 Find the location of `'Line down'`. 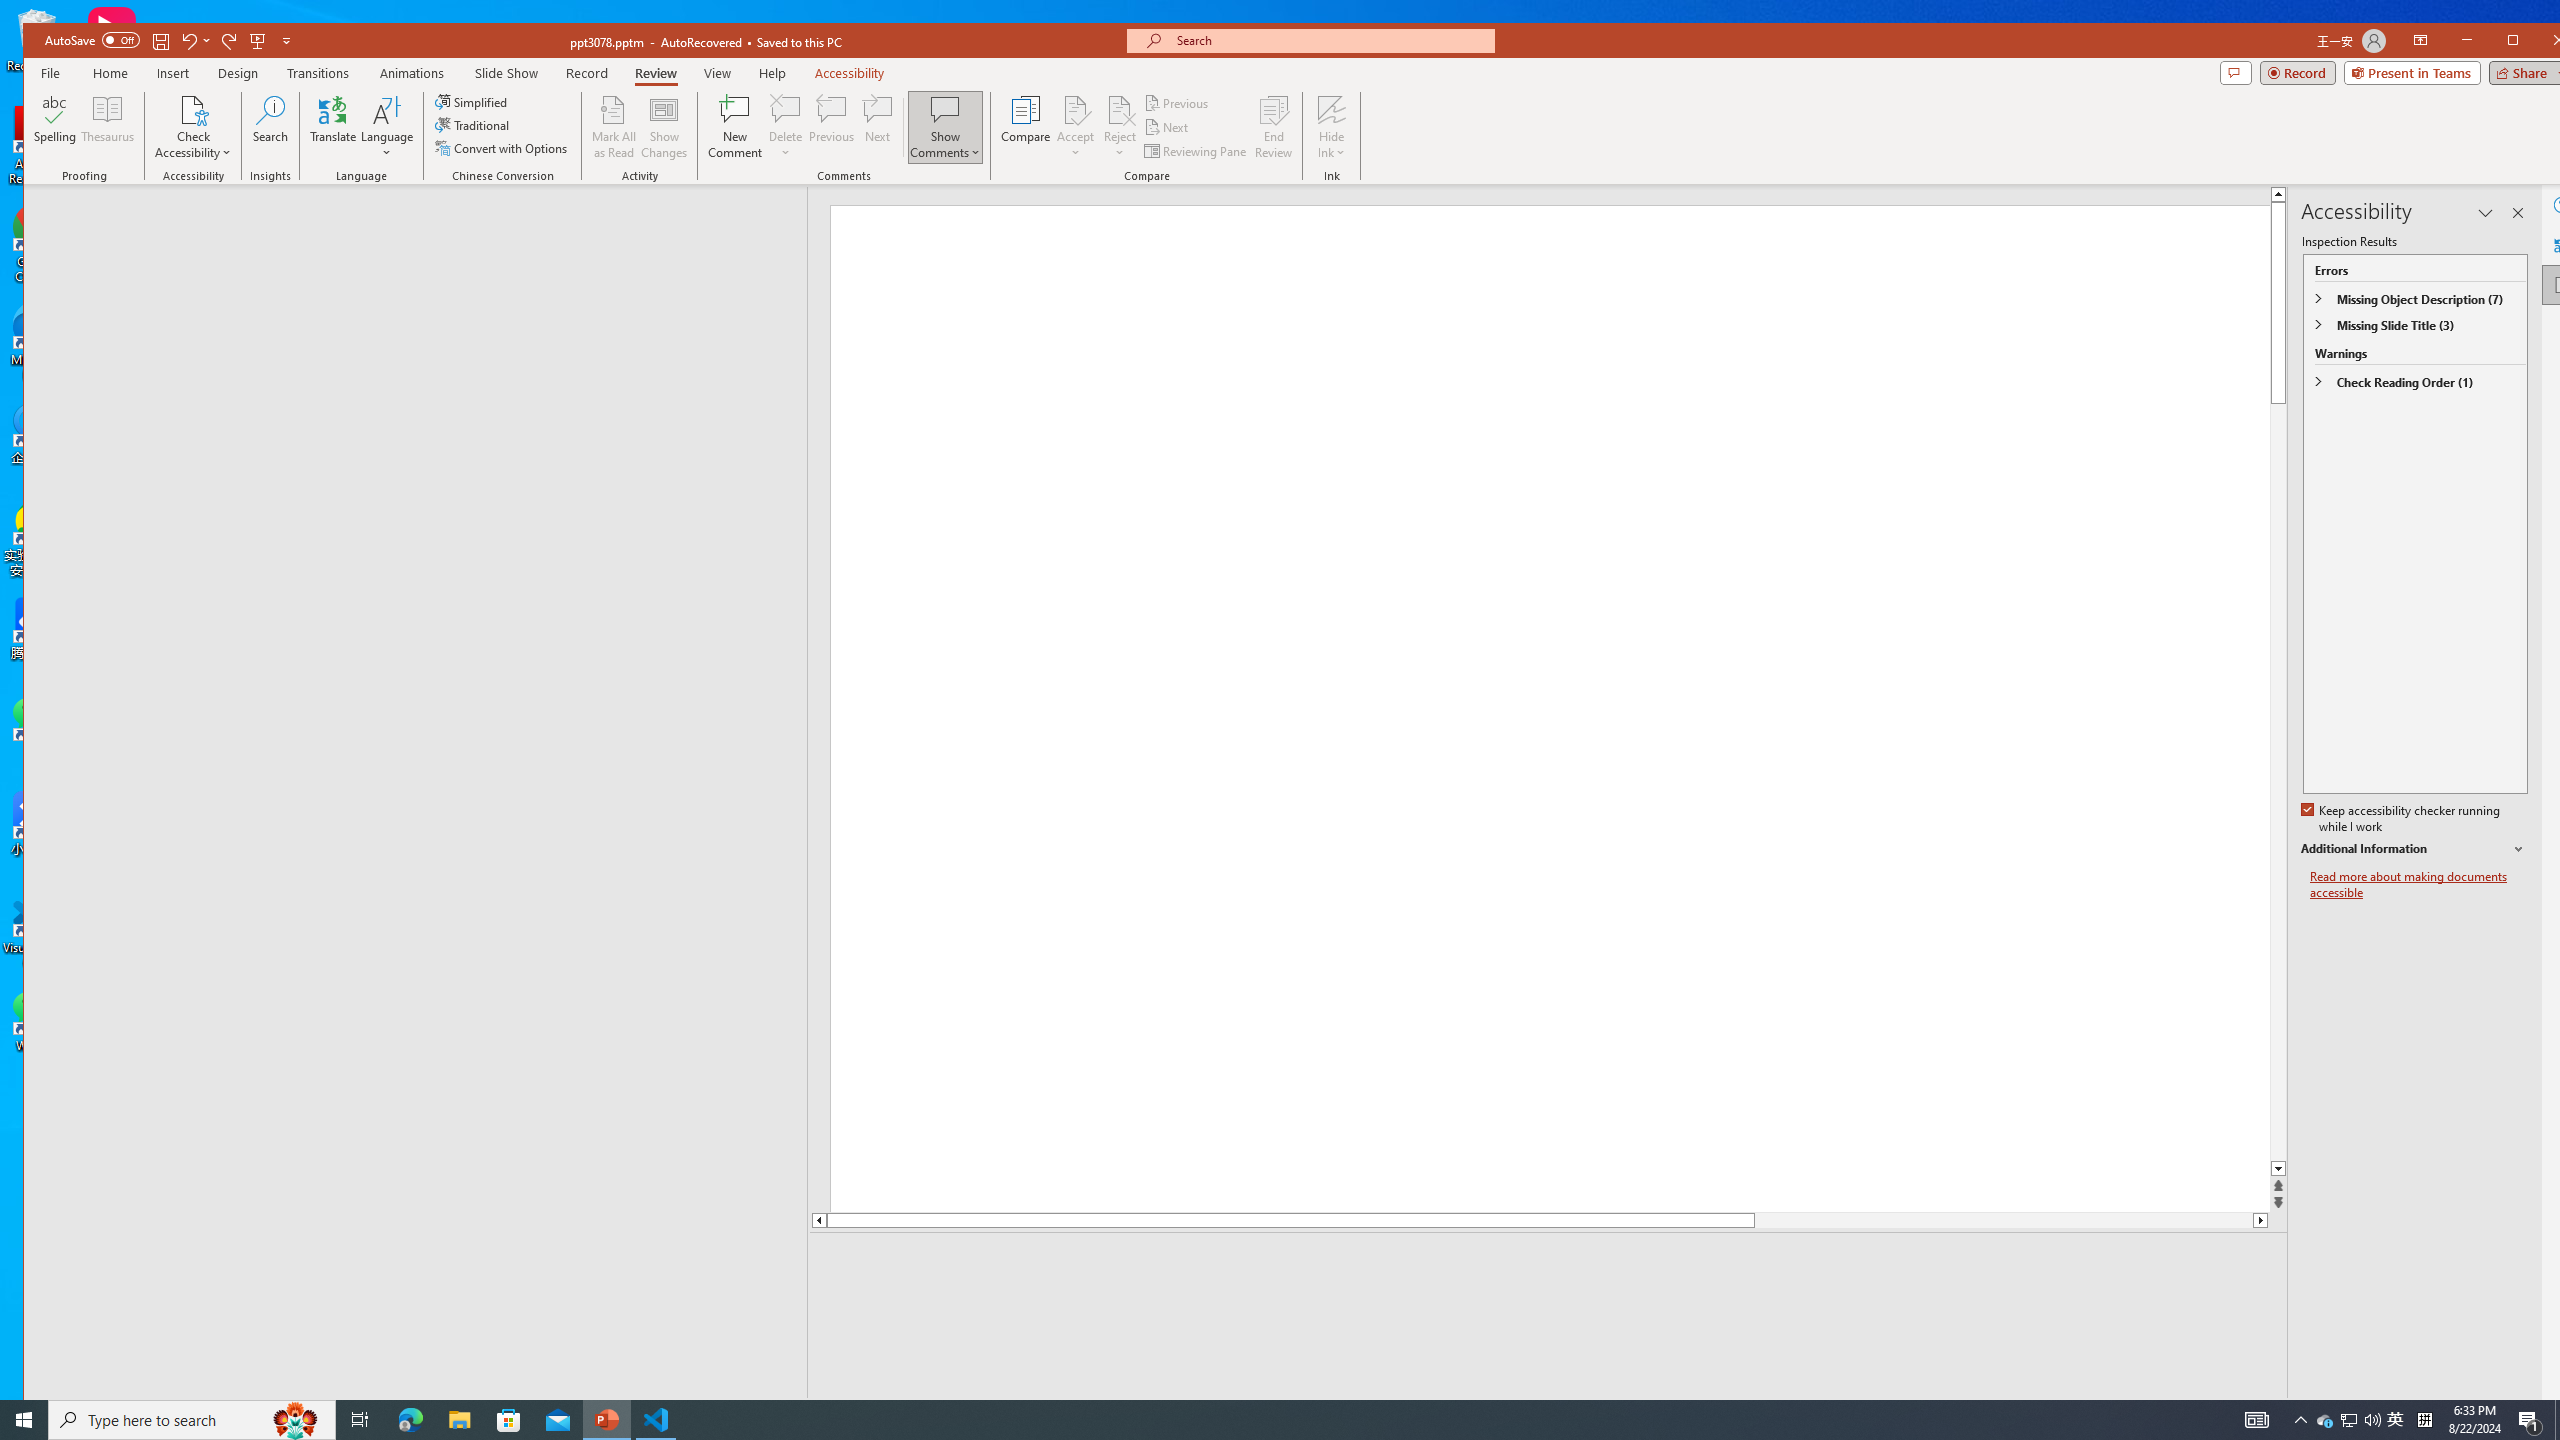

'Line down' is located at coordinates (2261, 1219).